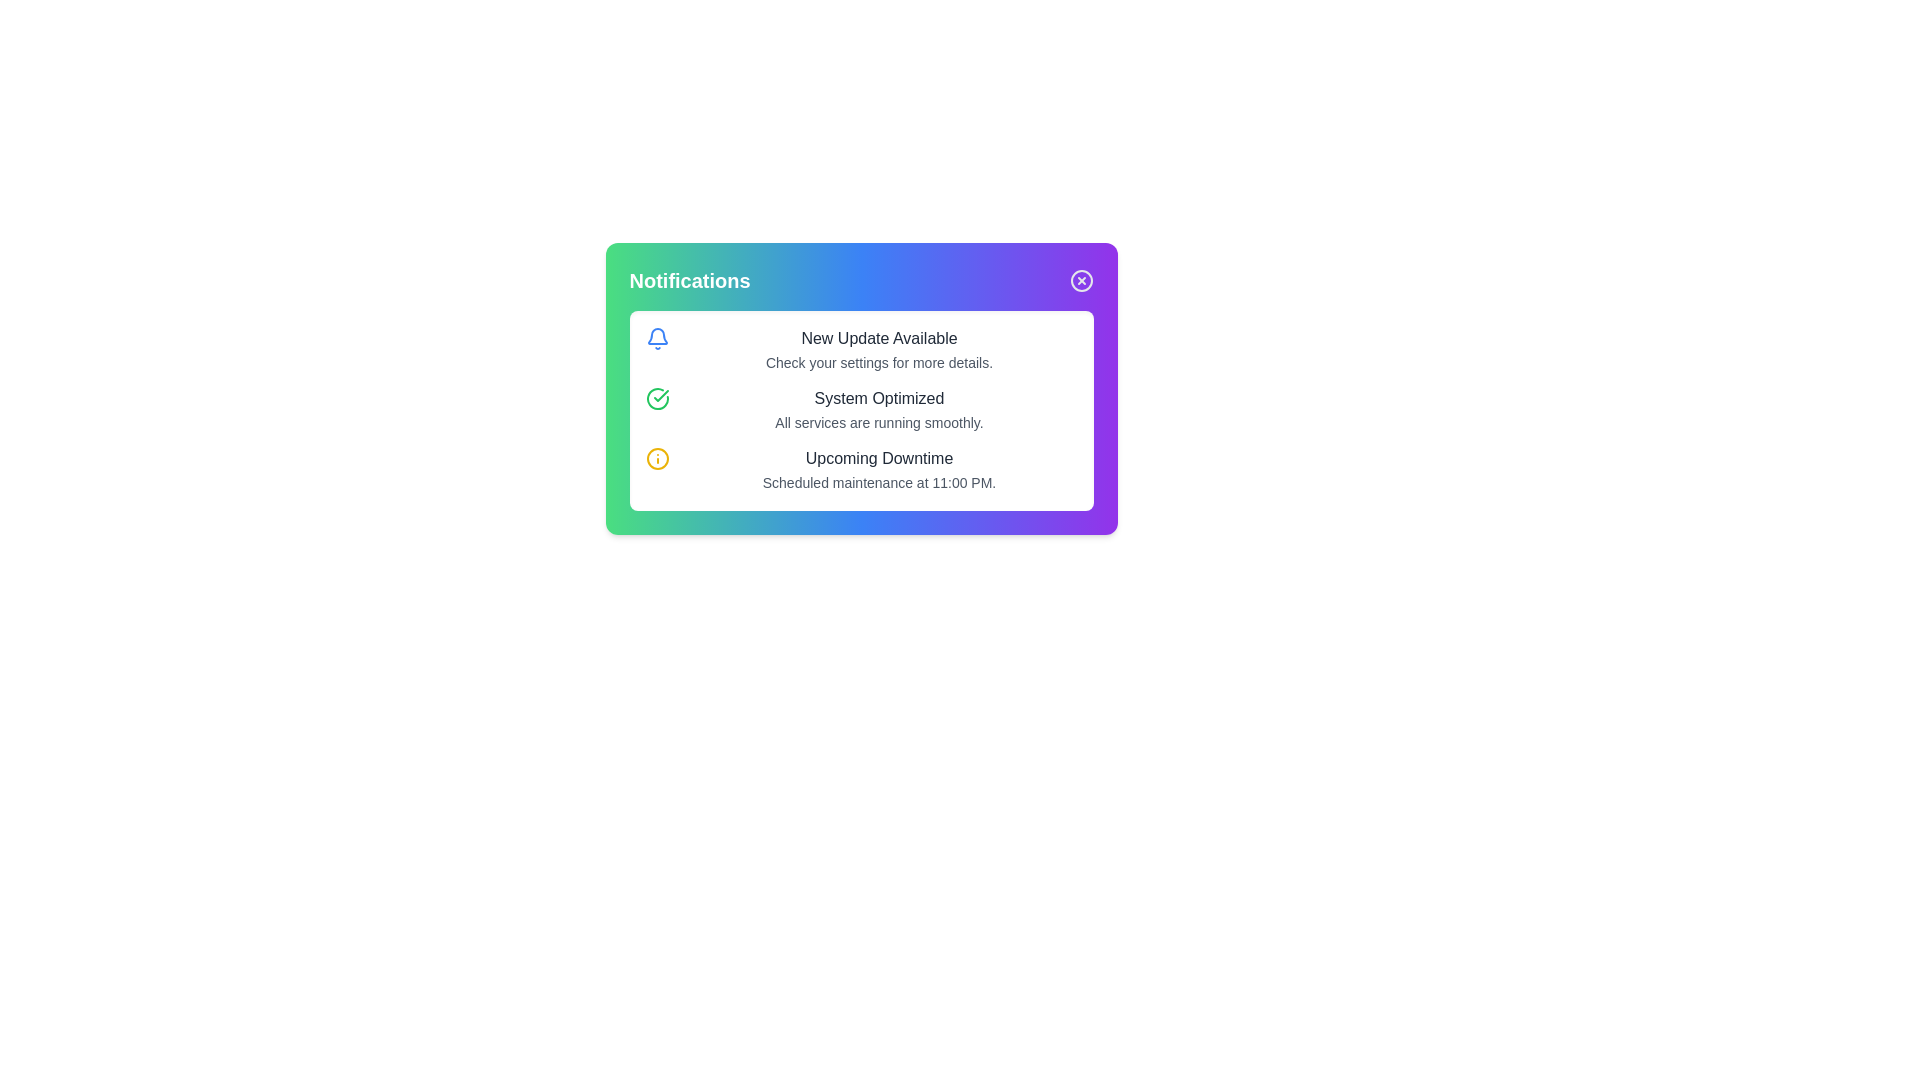 The height and width of the screenshot is (1080, 1920). I want to click on the text-based informational component about upcoming maintenance, located in the notification panel under the 'Upcoming Downtime' section, specifically the third notification in the list, so click(861, 470).